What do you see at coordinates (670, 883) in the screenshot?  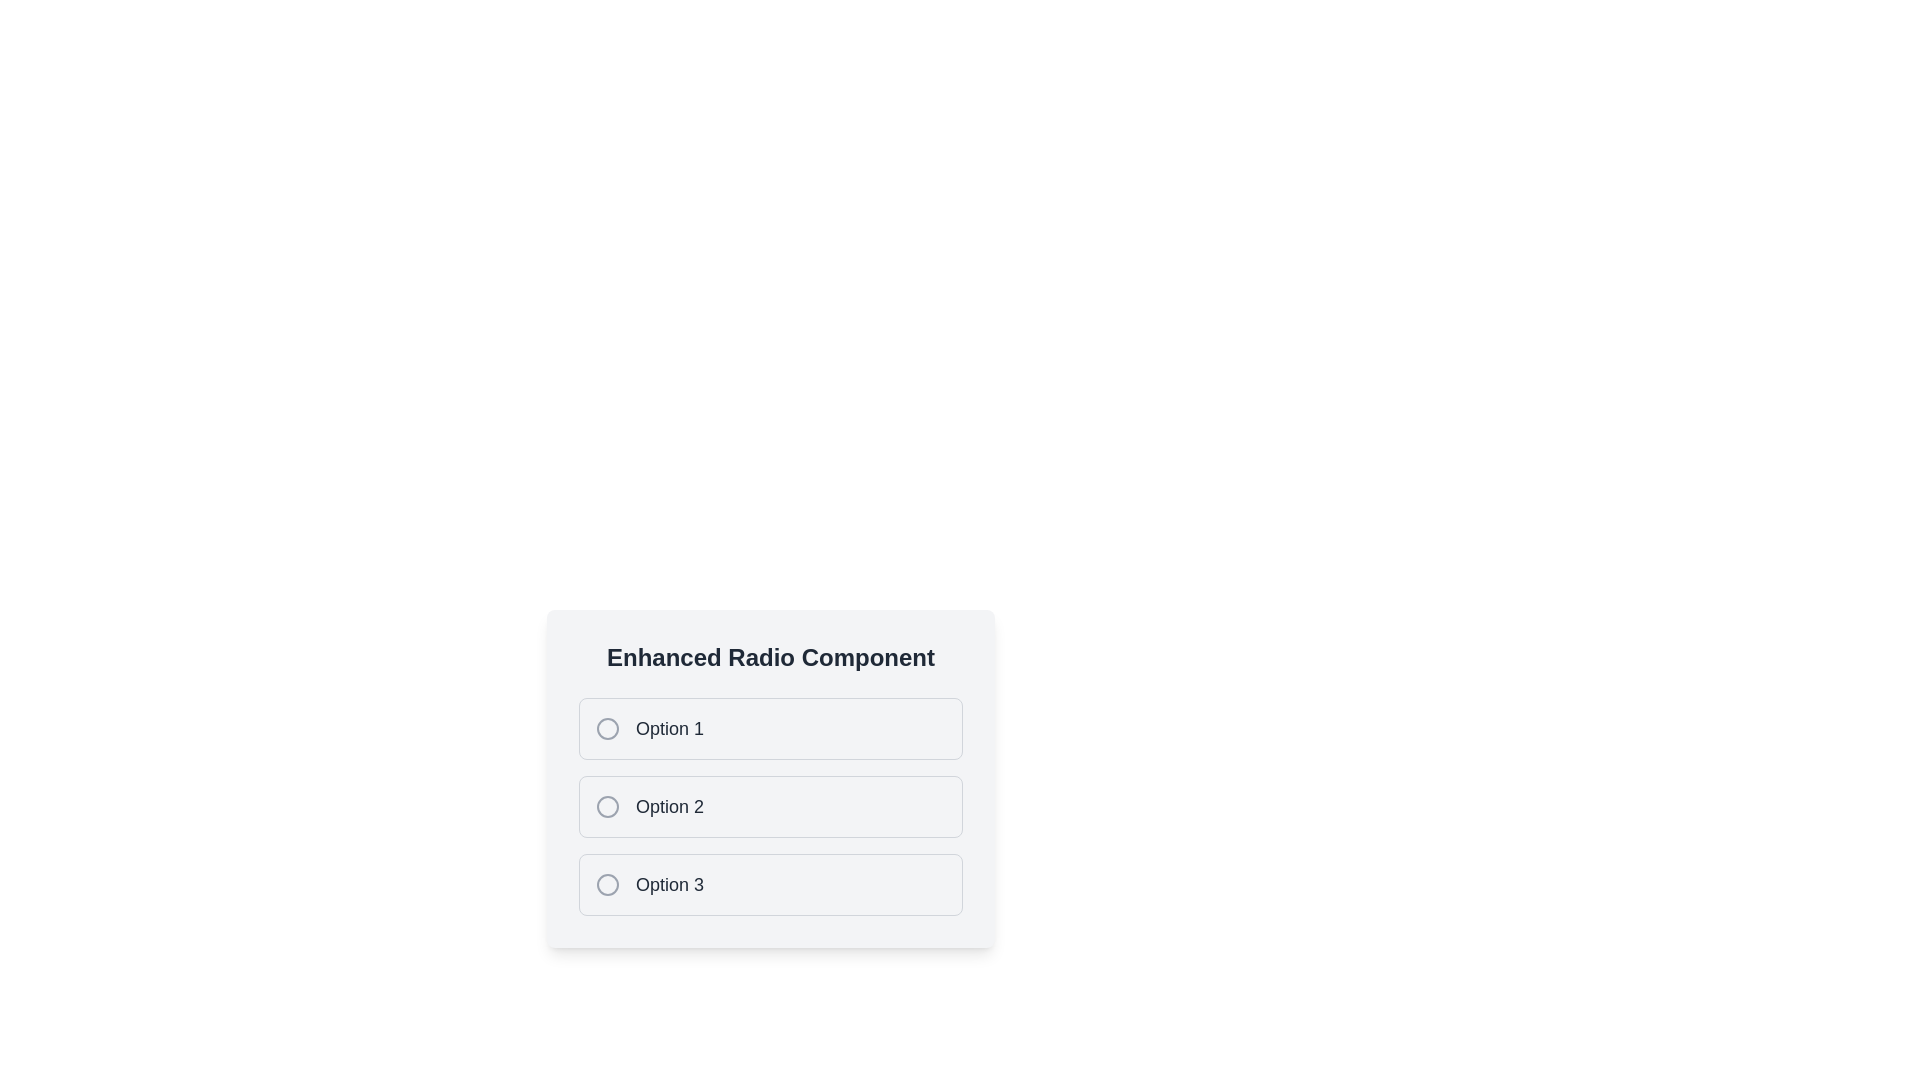 I see `the text label that describes the third selectable radio option in the vertical list of radio buttons` at bounding box center [670, 883].